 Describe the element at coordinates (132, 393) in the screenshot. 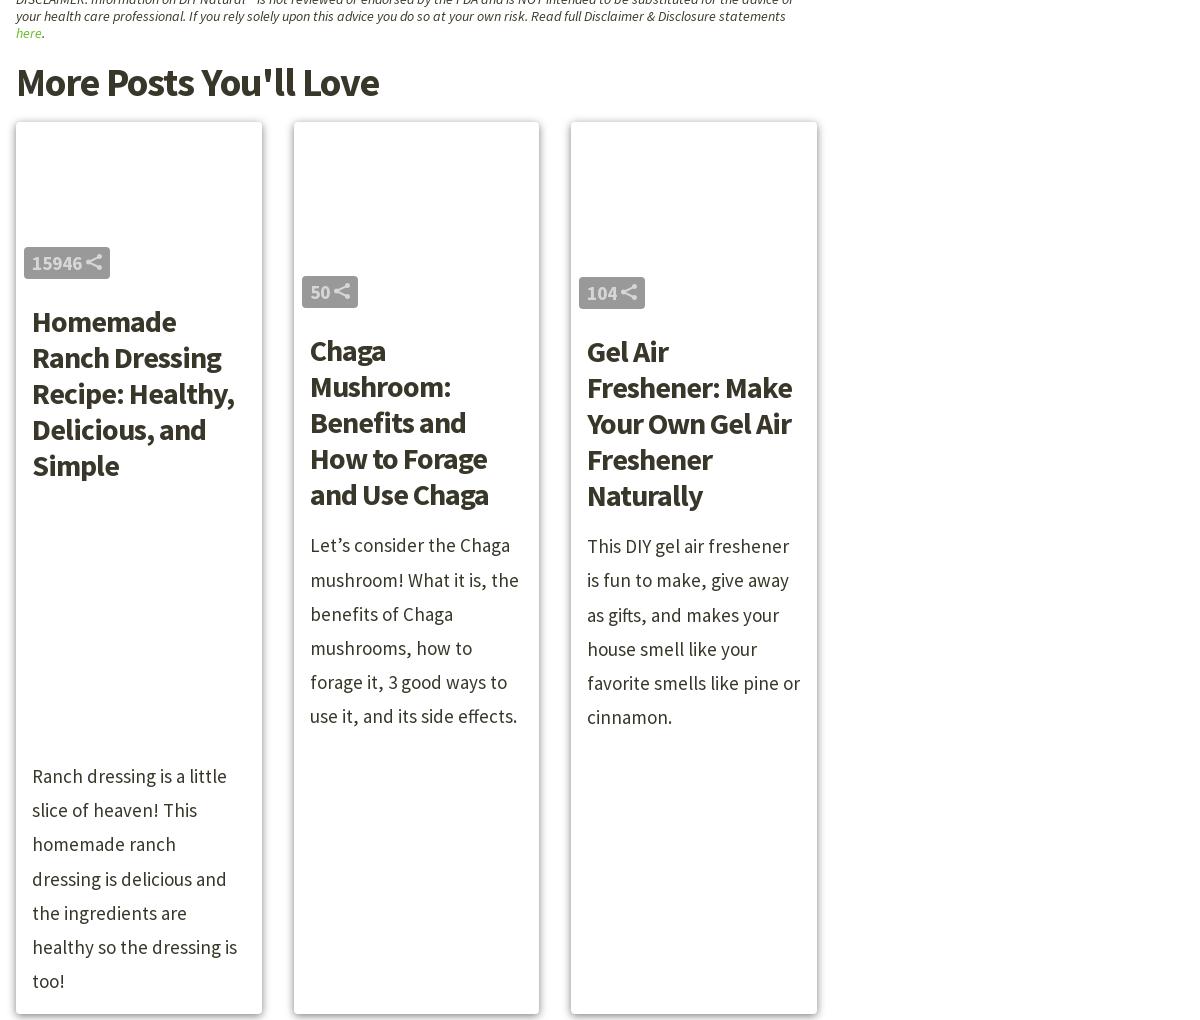

I see `'Homemade Ranch Dressing Recipe: Healthy, Delicious, and Simple'` at that location.